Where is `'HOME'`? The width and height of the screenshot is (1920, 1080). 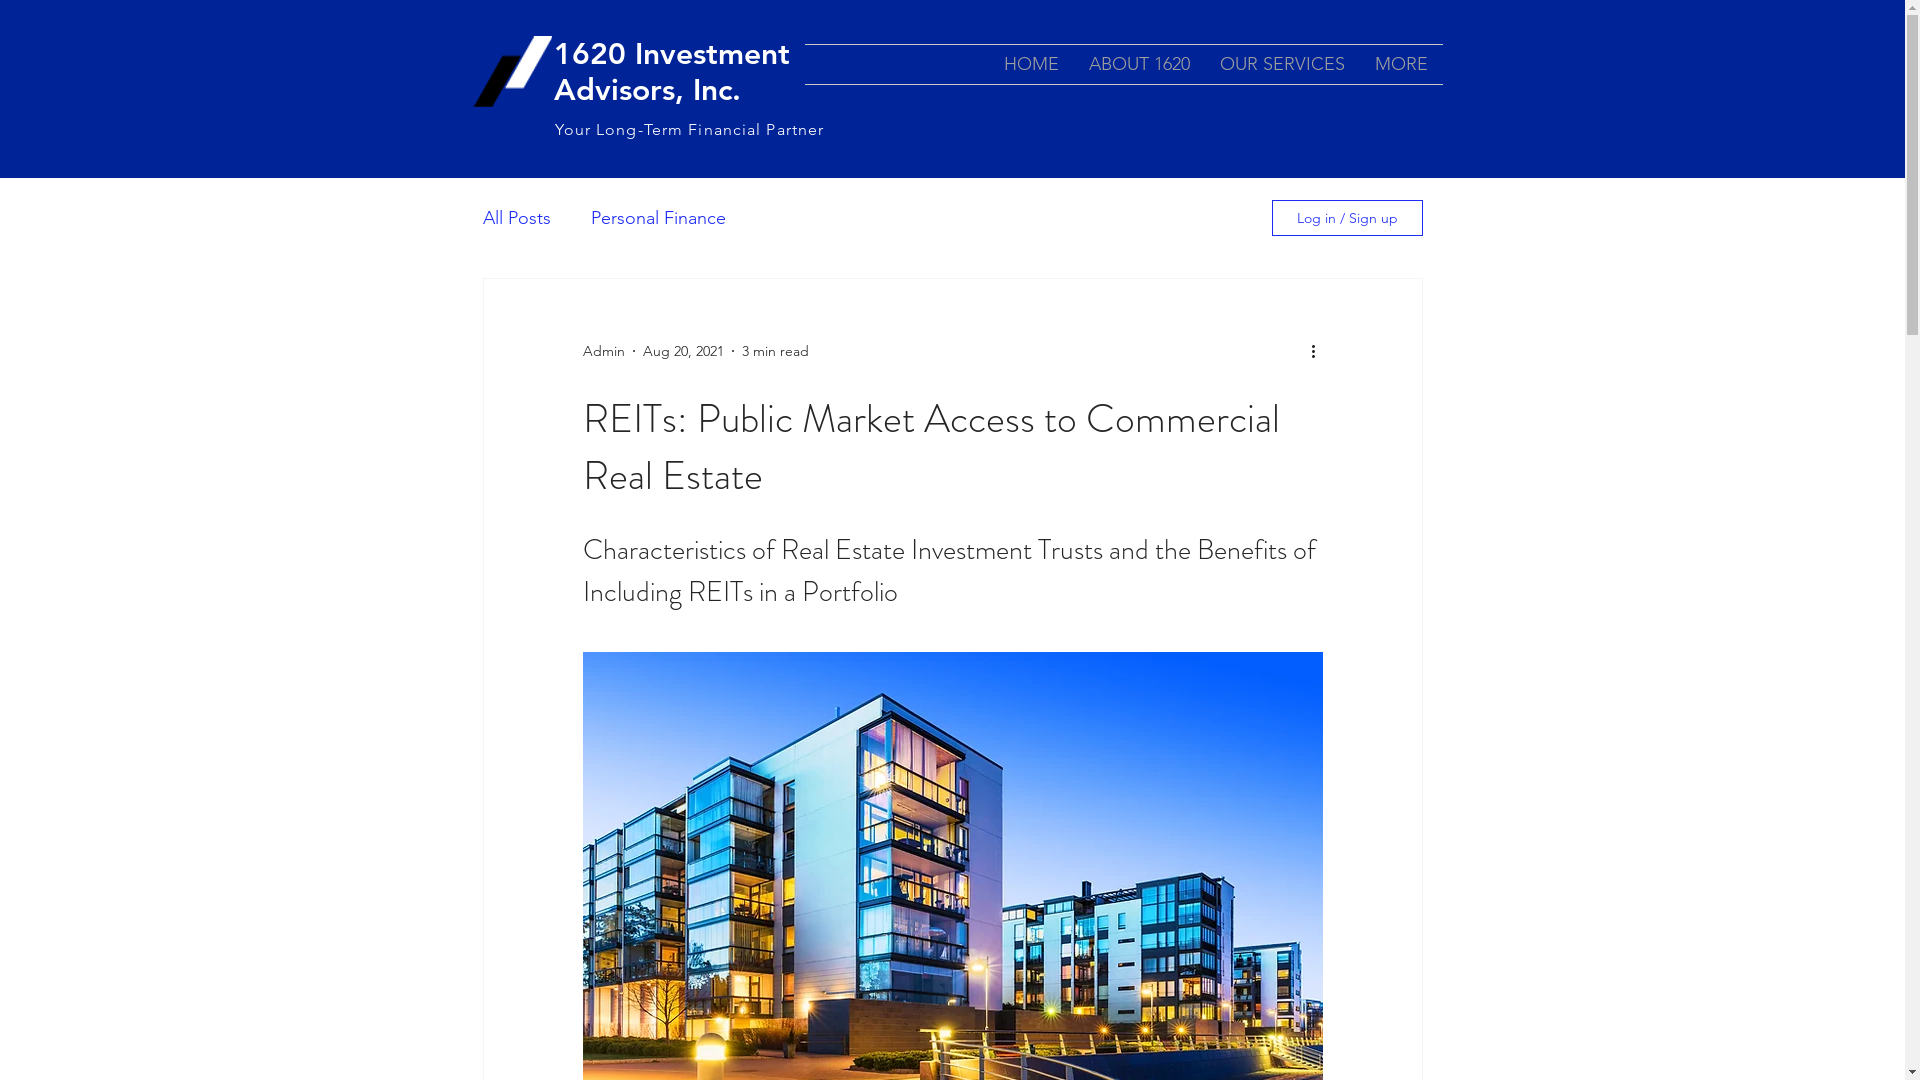 'HOME' is located at coordinates (1030, 63).